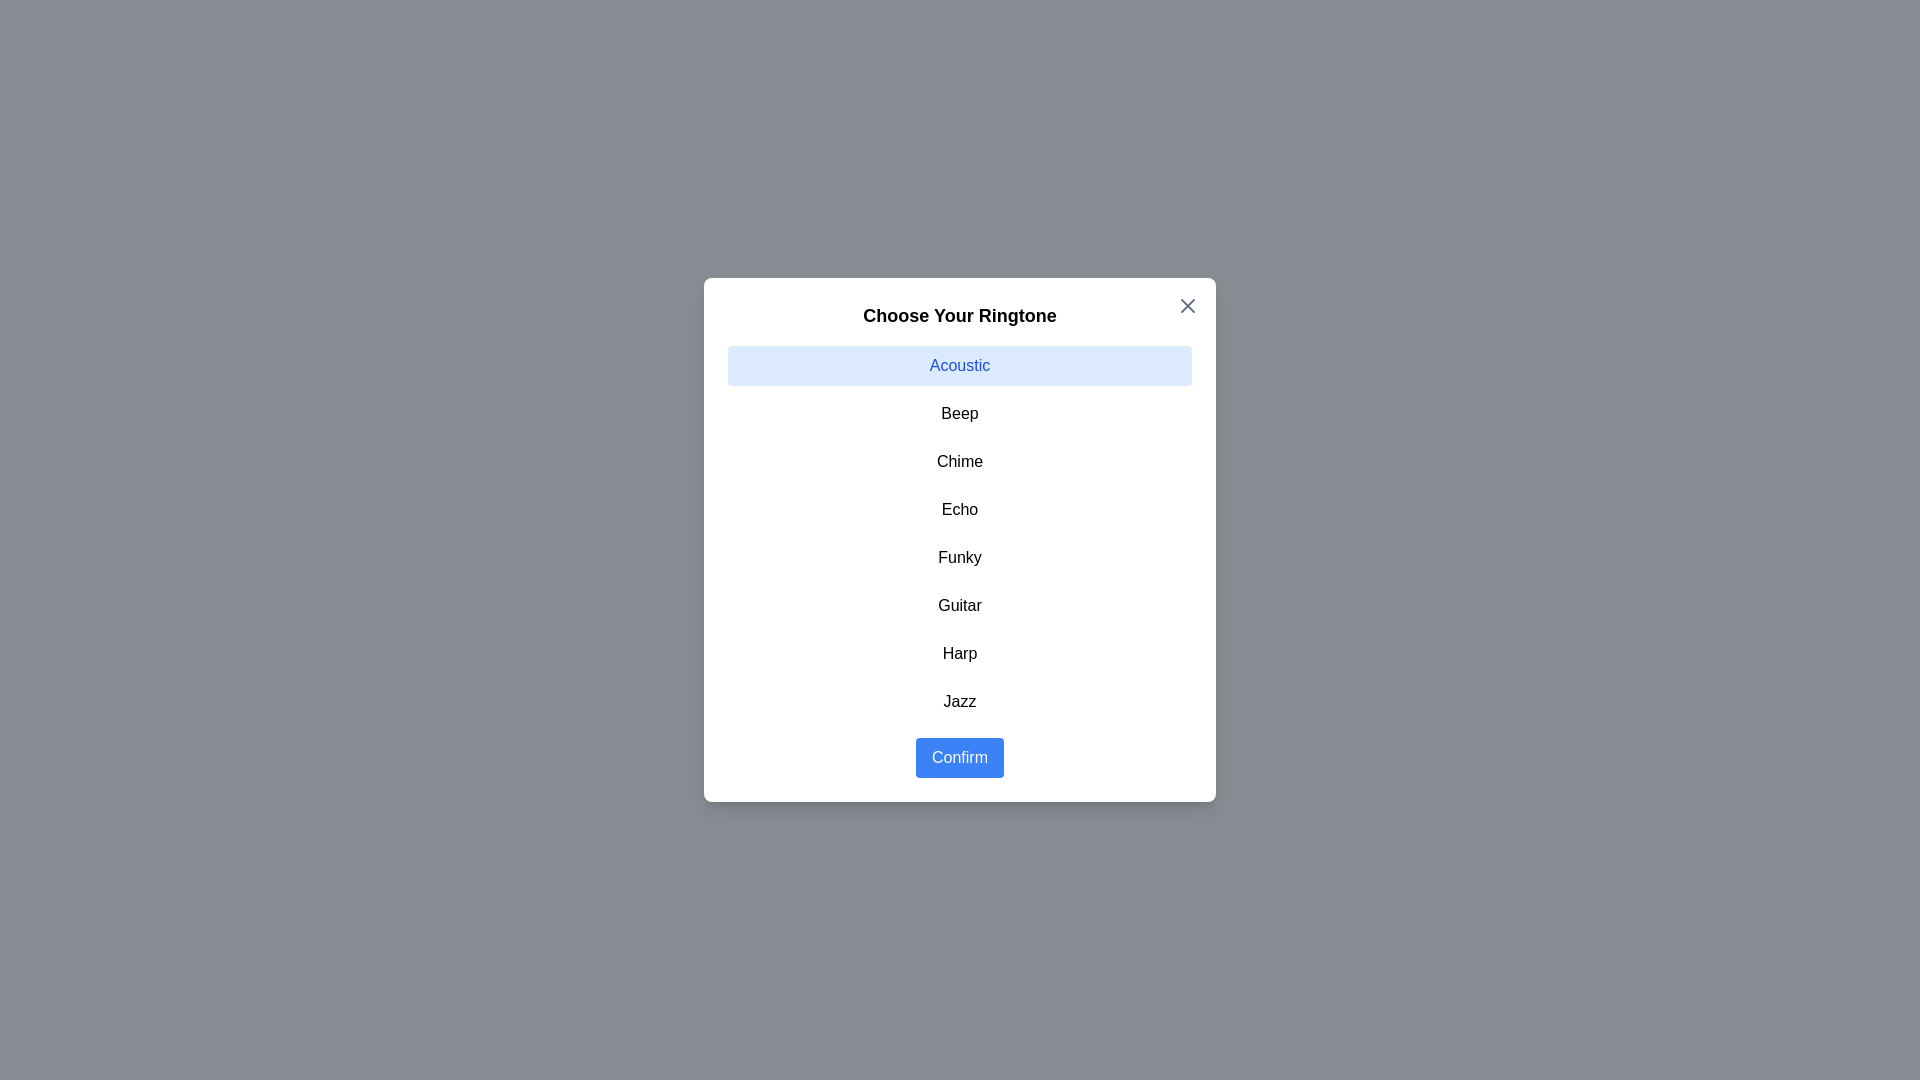 The image size is (1920, 1080). What do you see at coordinates (960, 508) in the screenshot?
I see `the ringtone Echo from the list` at bounding box center [960, 508].